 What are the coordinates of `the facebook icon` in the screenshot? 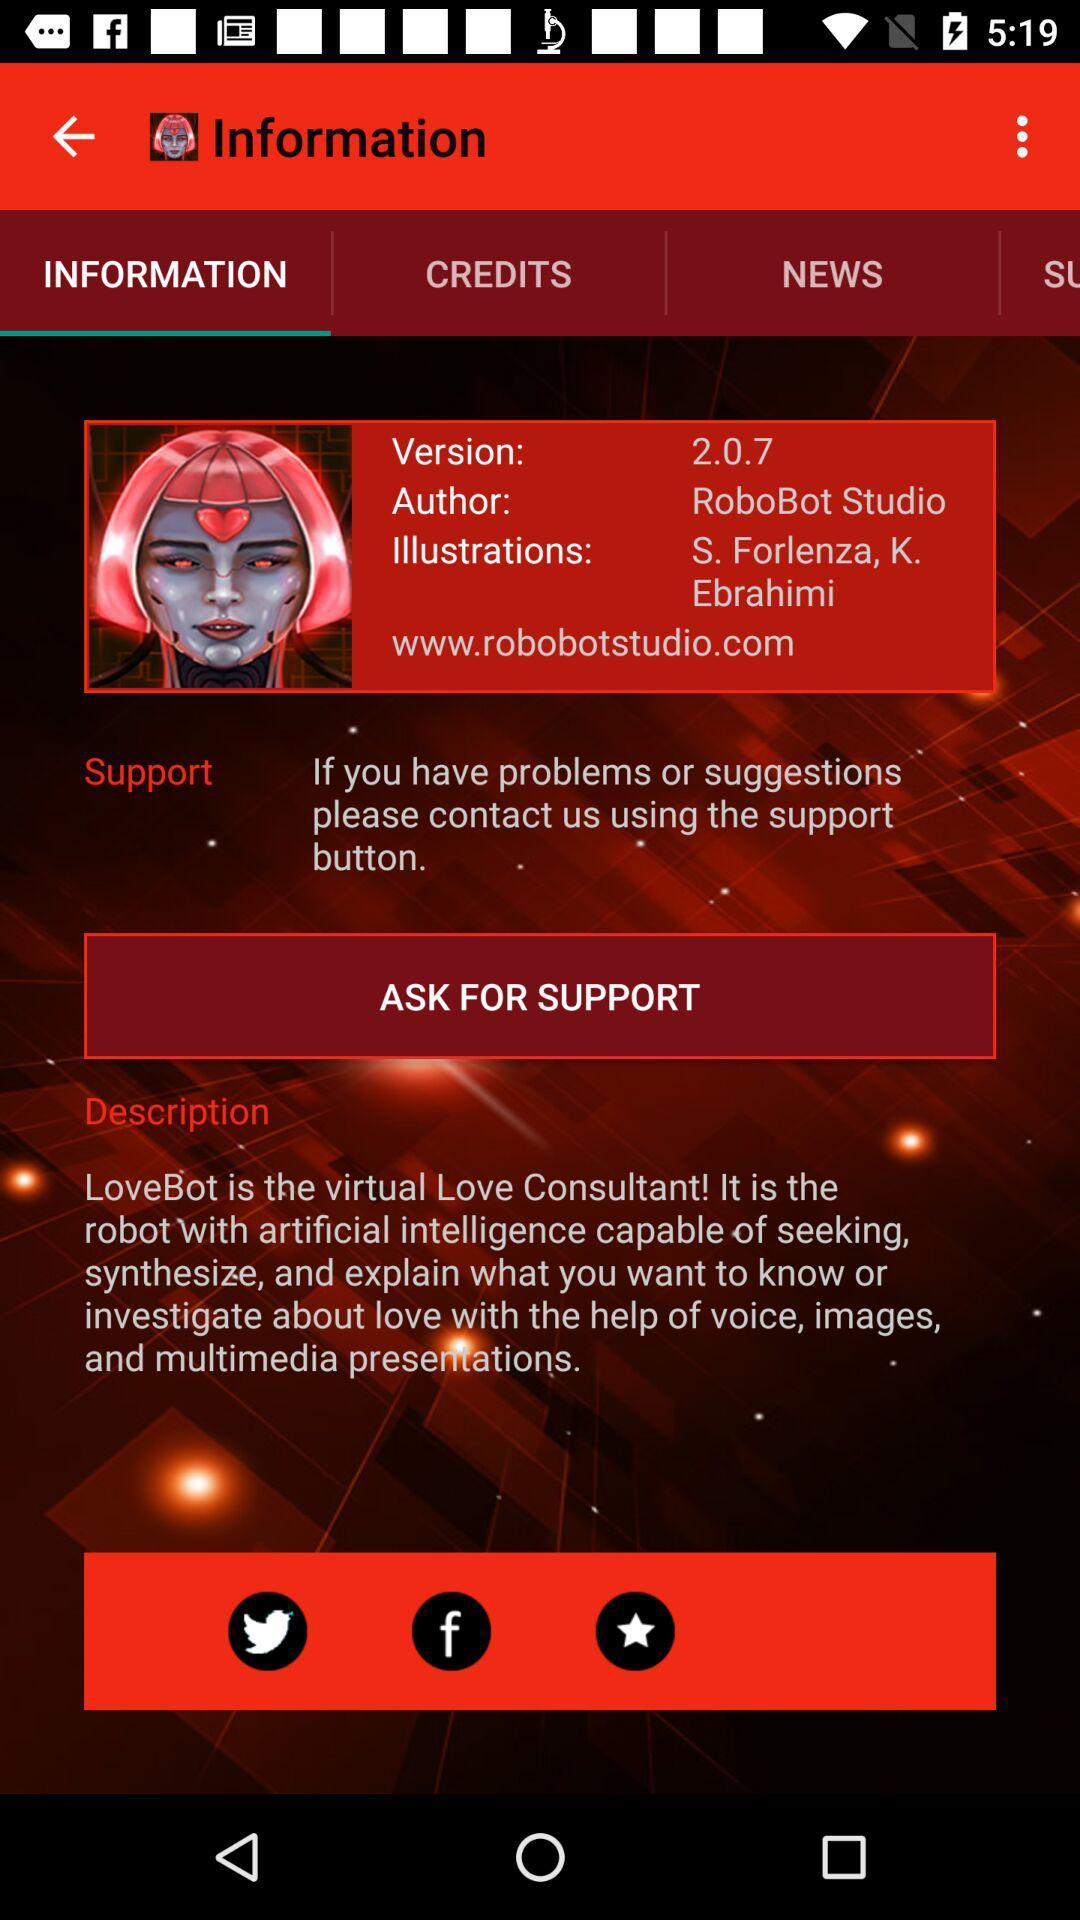 It's located at (451, 1631).